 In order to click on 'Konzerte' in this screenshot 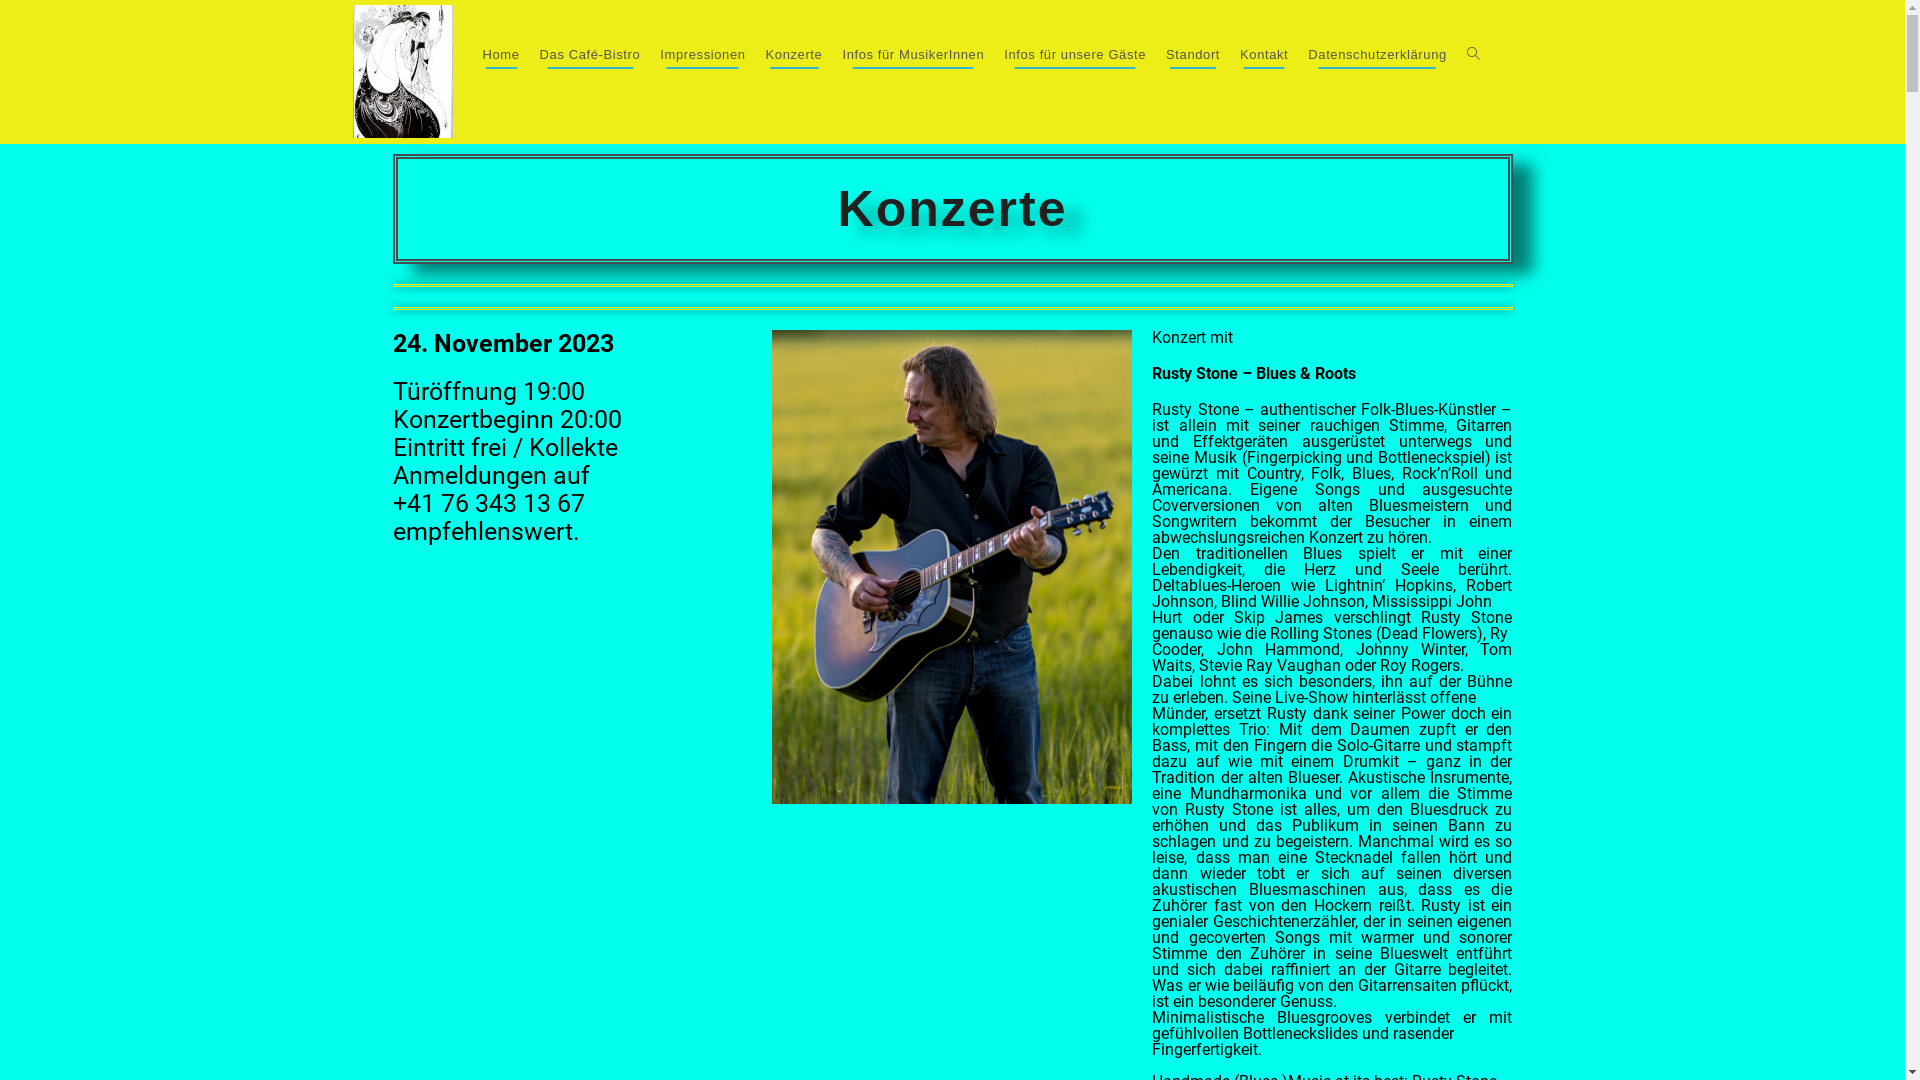, I will do `click(793, 53)`.